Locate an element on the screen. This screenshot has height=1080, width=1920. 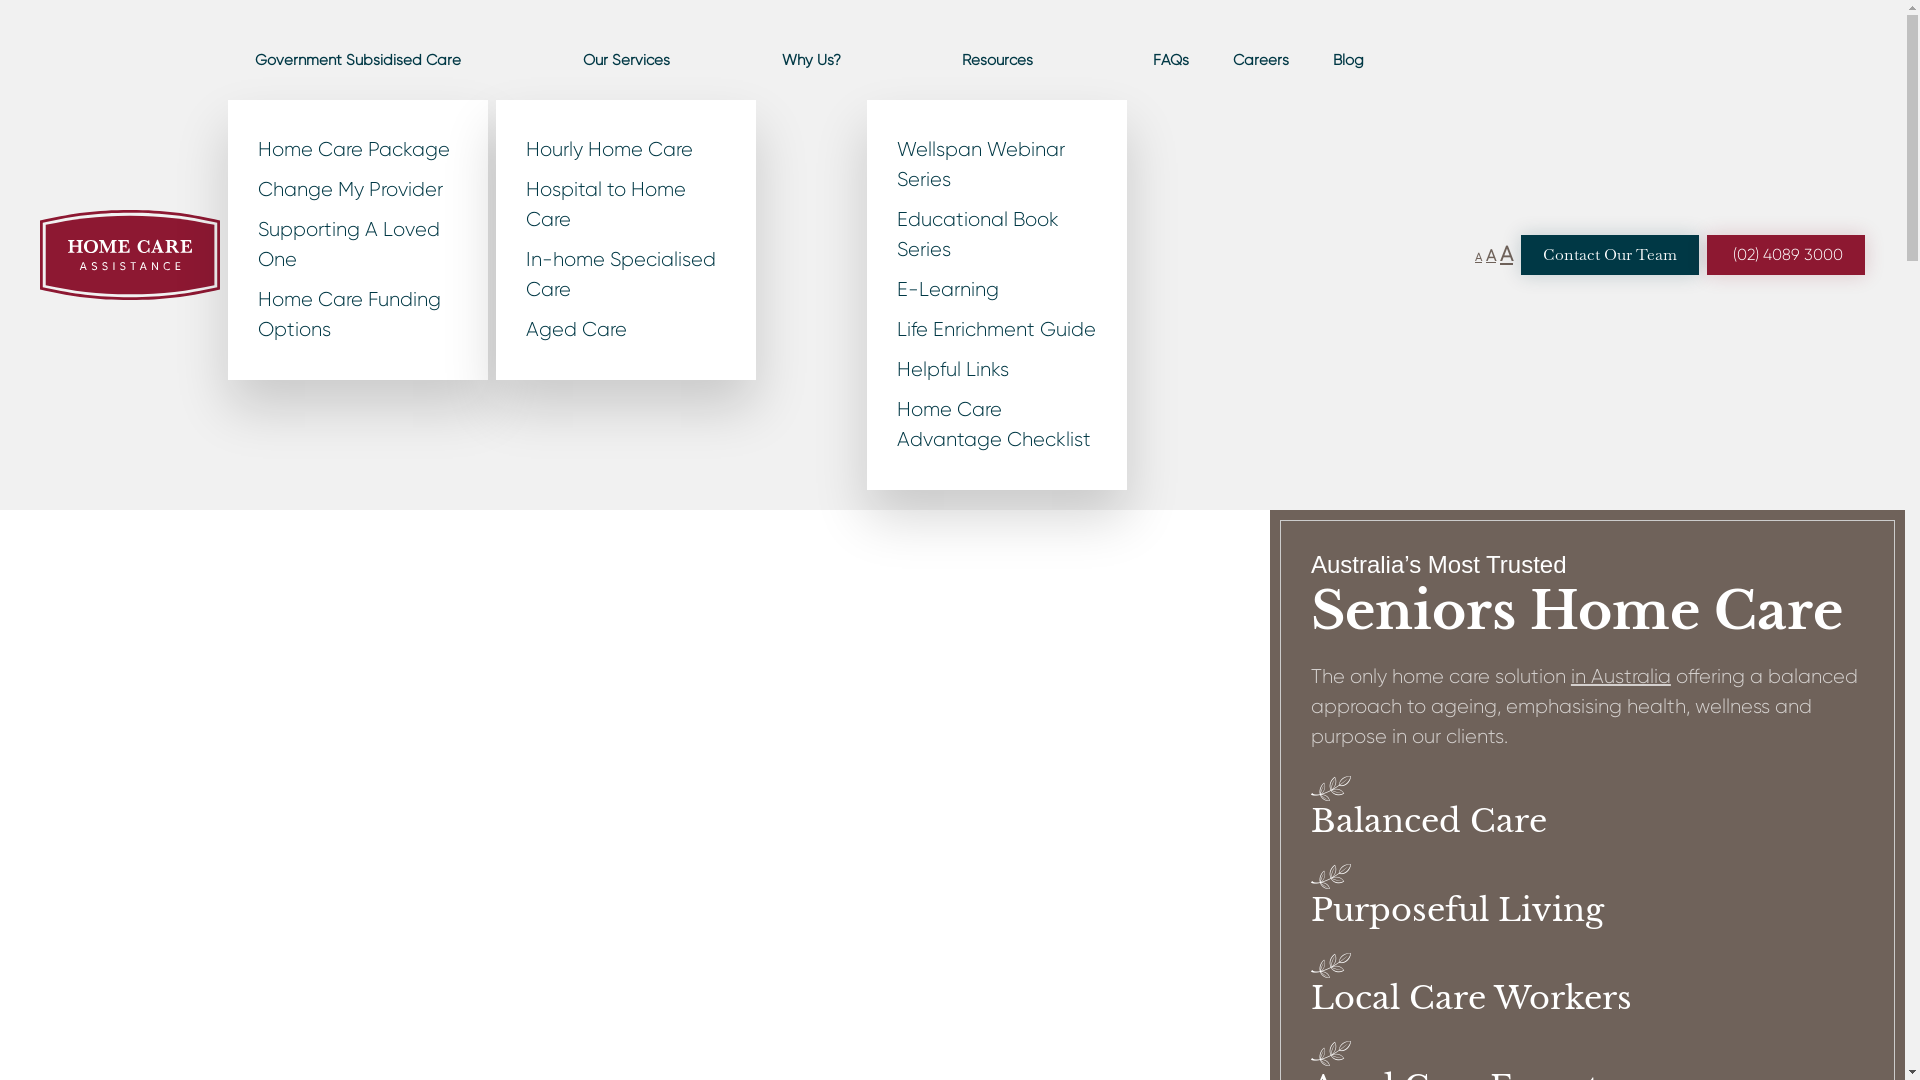
'Change My Provider' is located at coordinates (358, 189).